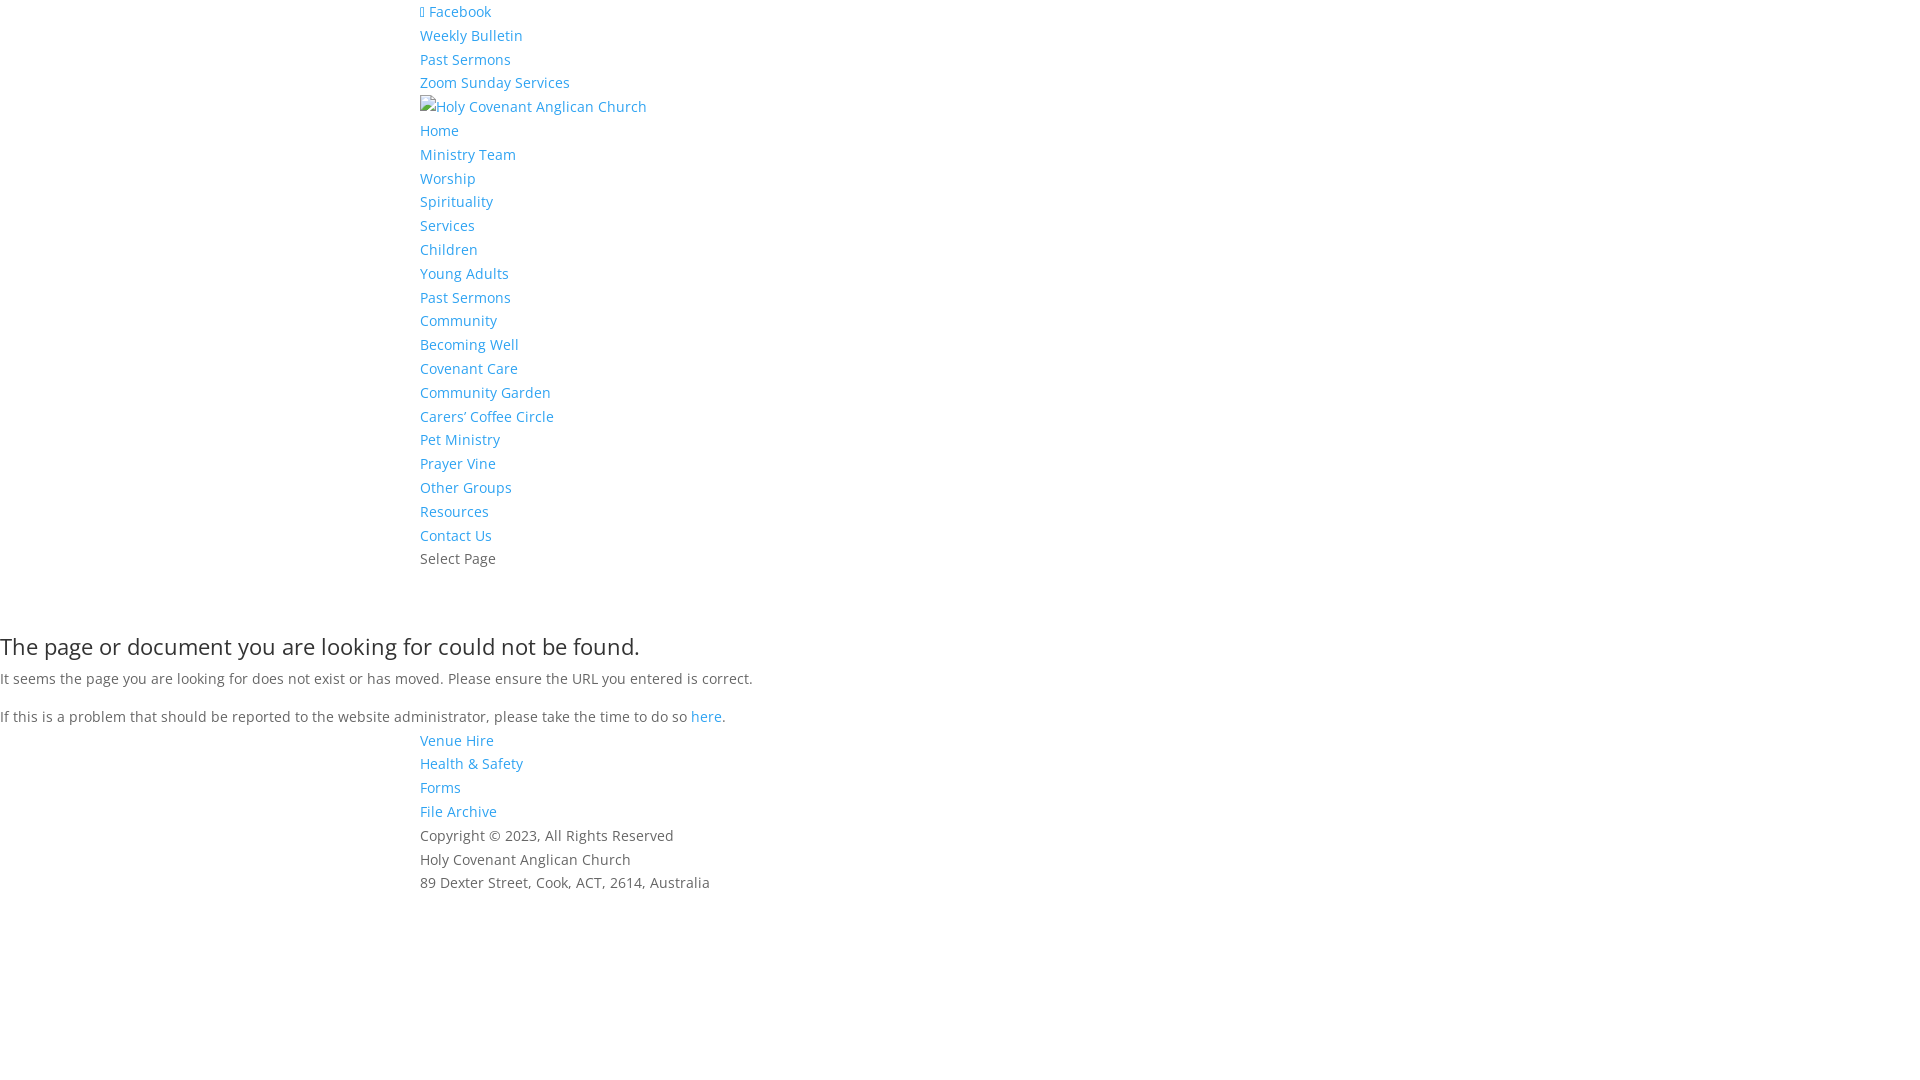 The image size is (1920, 1080). I want to click on 'Venue Hire', so click(455, 740).